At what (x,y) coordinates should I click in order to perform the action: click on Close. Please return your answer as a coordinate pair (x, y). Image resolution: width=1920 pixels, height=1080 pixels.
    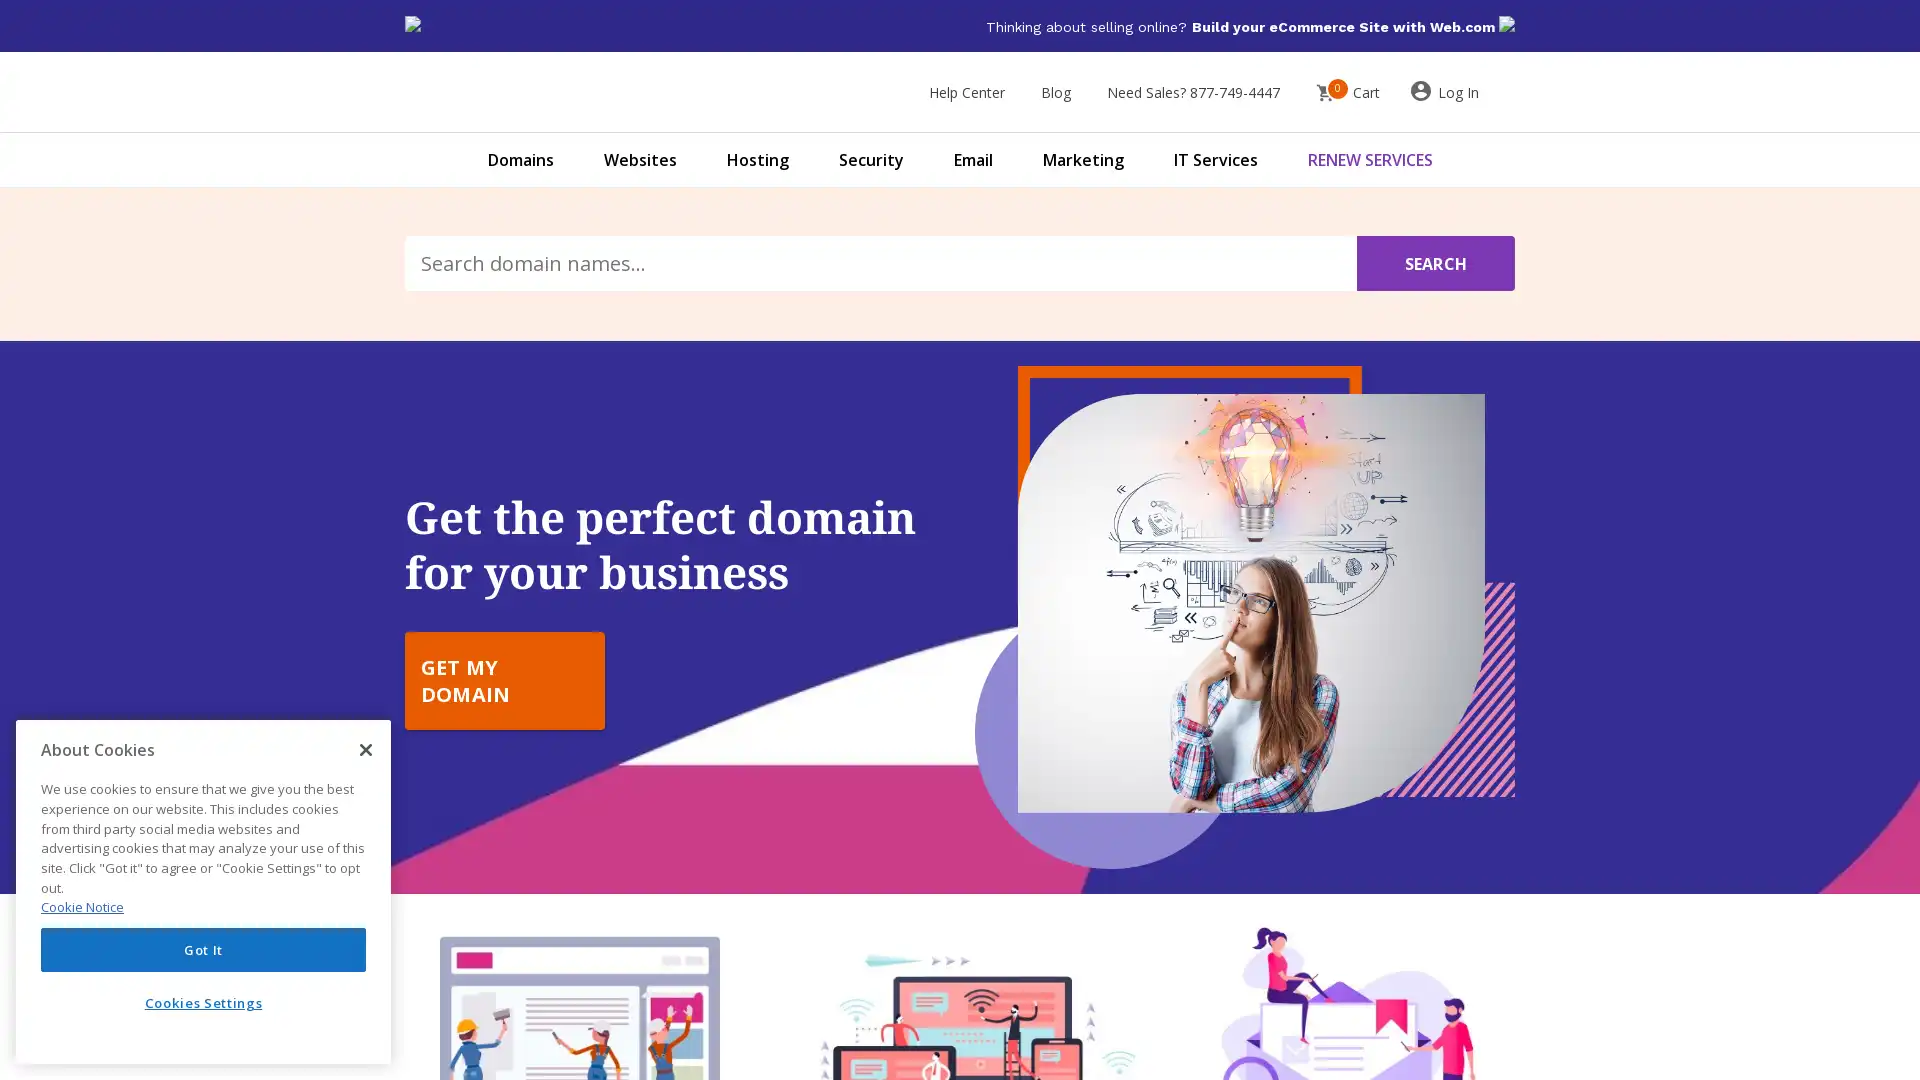
    Looking at the image, I should click on (365, 749).